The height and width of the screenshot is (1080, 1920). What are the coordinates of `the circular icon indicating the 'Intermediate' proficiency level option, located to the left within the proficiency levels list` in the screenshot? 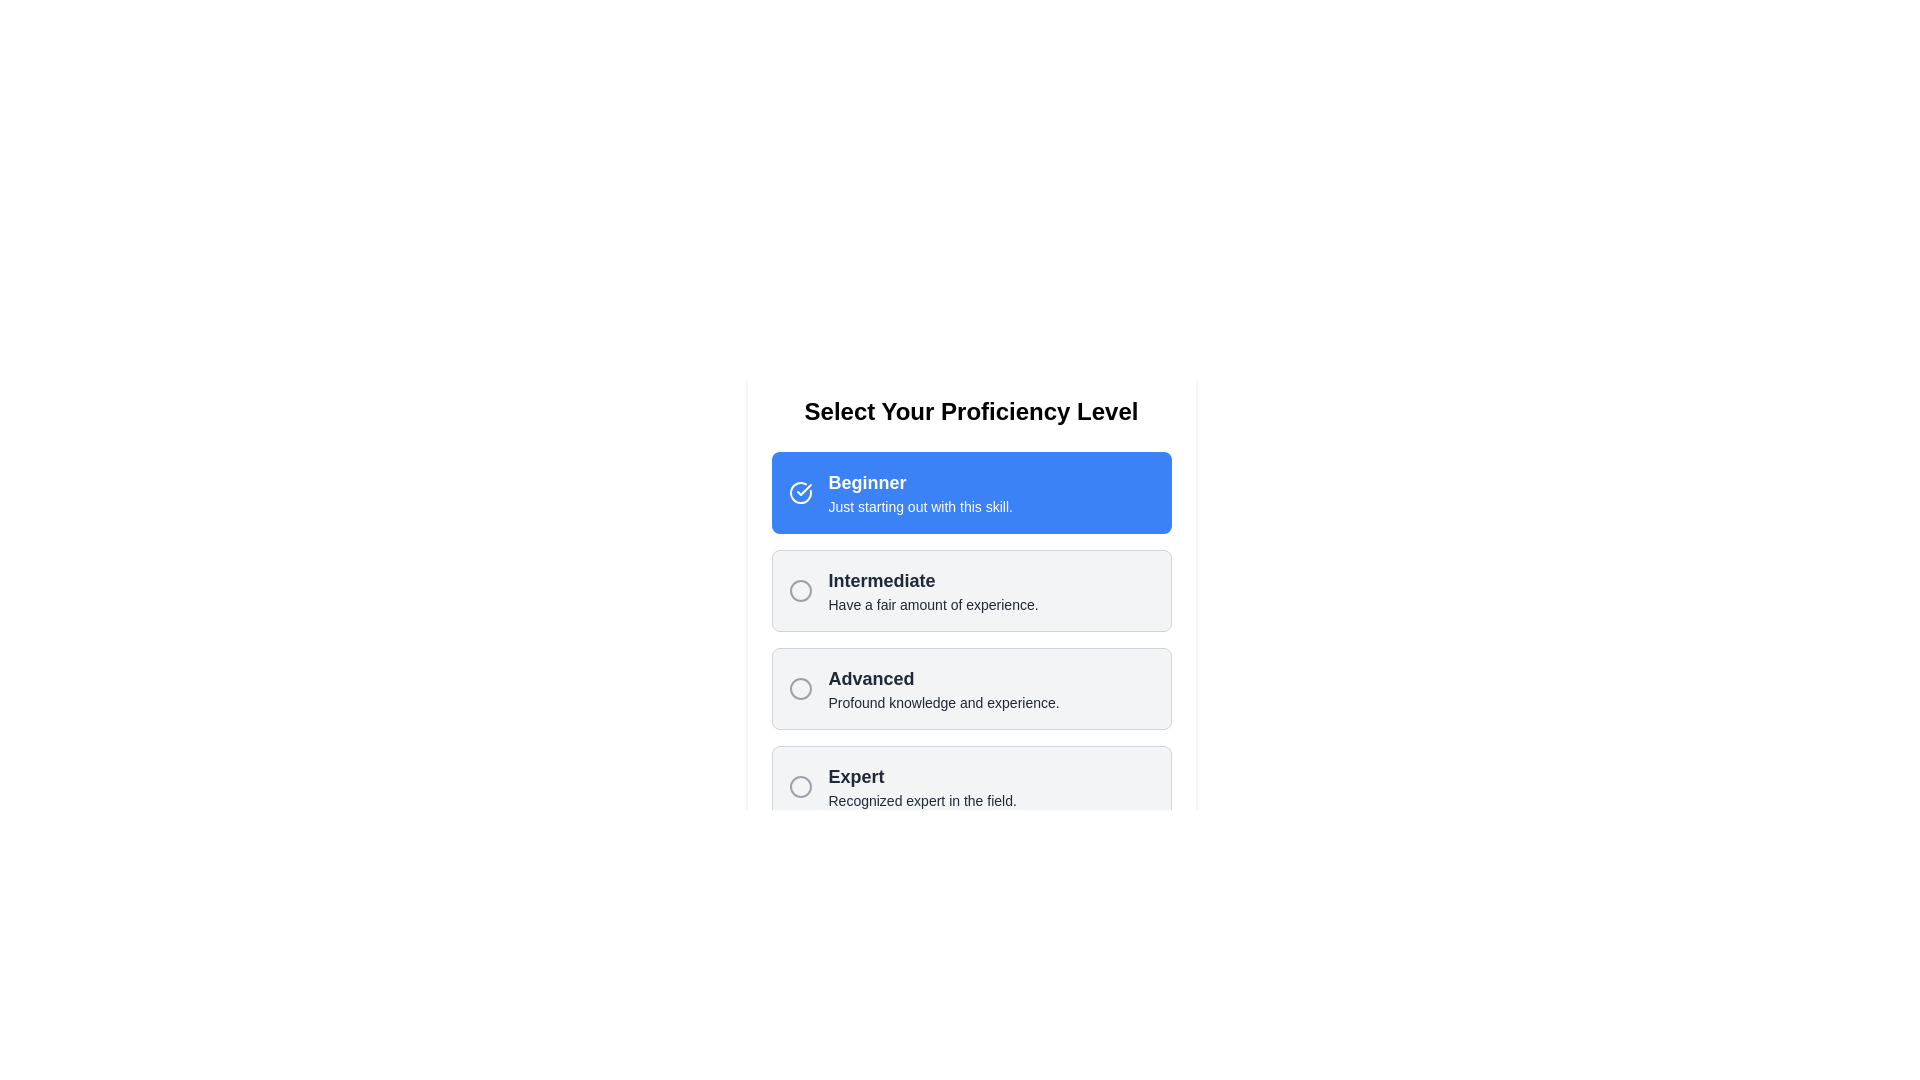 It's located at (800, 589).